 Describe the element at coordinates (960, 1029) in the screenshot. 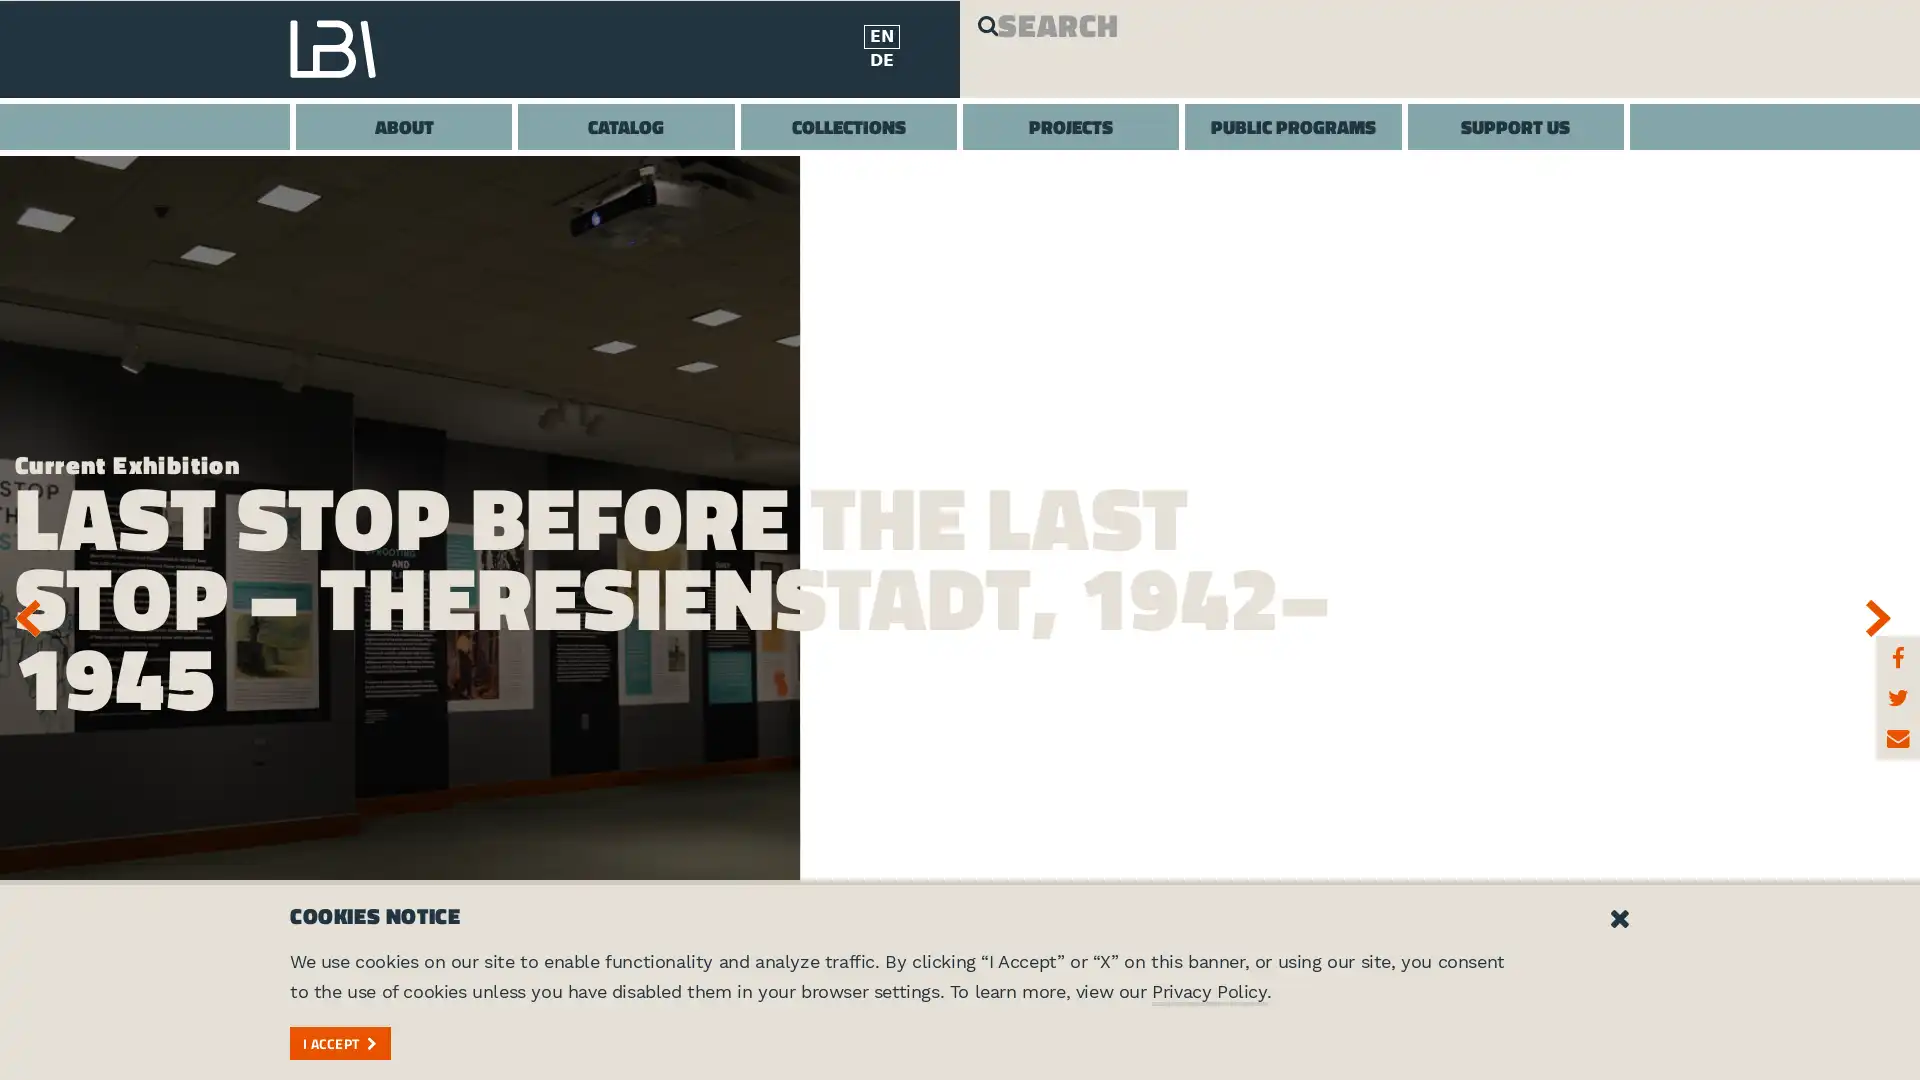

I see `Scroll to the next block` at that location.